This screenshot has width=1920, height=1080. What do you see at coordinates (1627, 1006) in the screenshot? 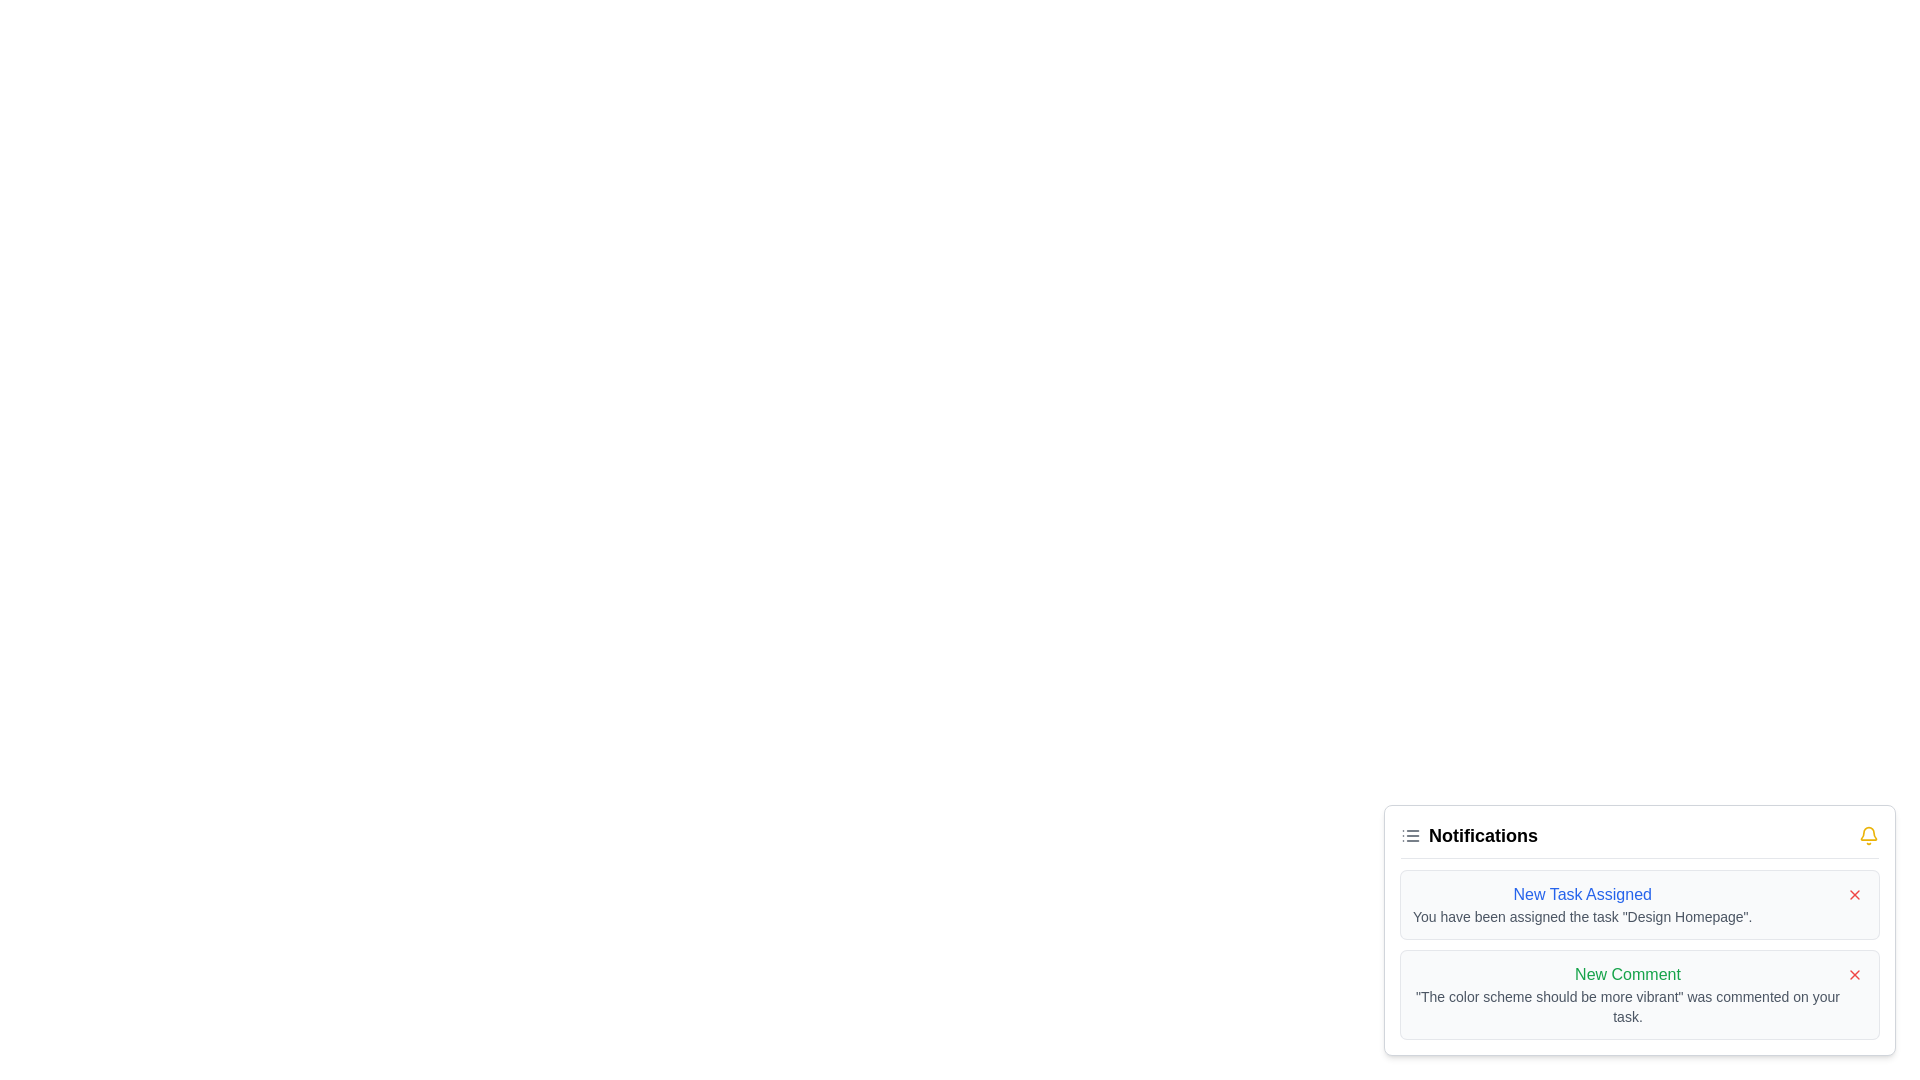
I see `the text display that reads '"The color scheme should be more vibrant" was commented on your task.' located below the green title 'New Comment' in the bottom part of the notification card` at bounding box center [1627, 1006].